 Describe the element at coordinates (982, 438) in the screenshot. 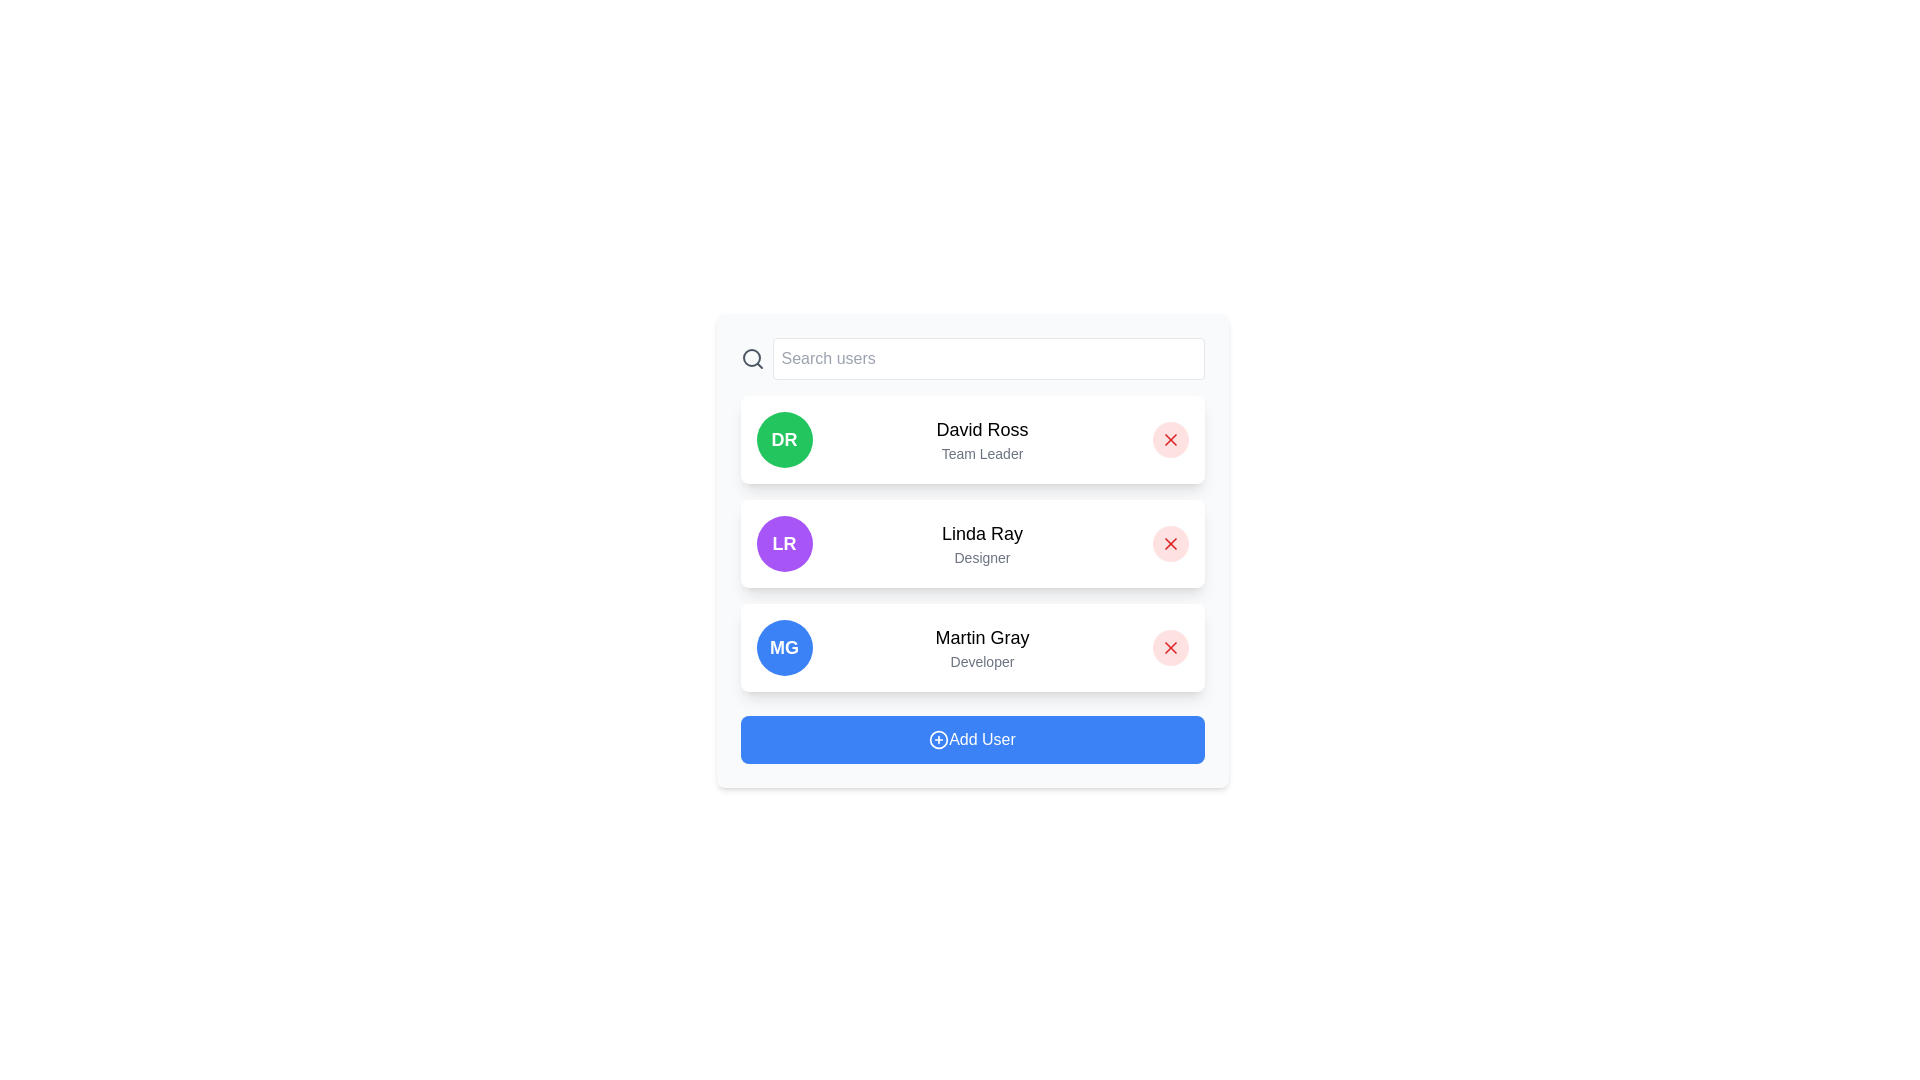

I see `the Text Label Group that displays 'David Ross' and 'Team Leader', which is positioned next to a green avatar and a clickable red icon` at that location.